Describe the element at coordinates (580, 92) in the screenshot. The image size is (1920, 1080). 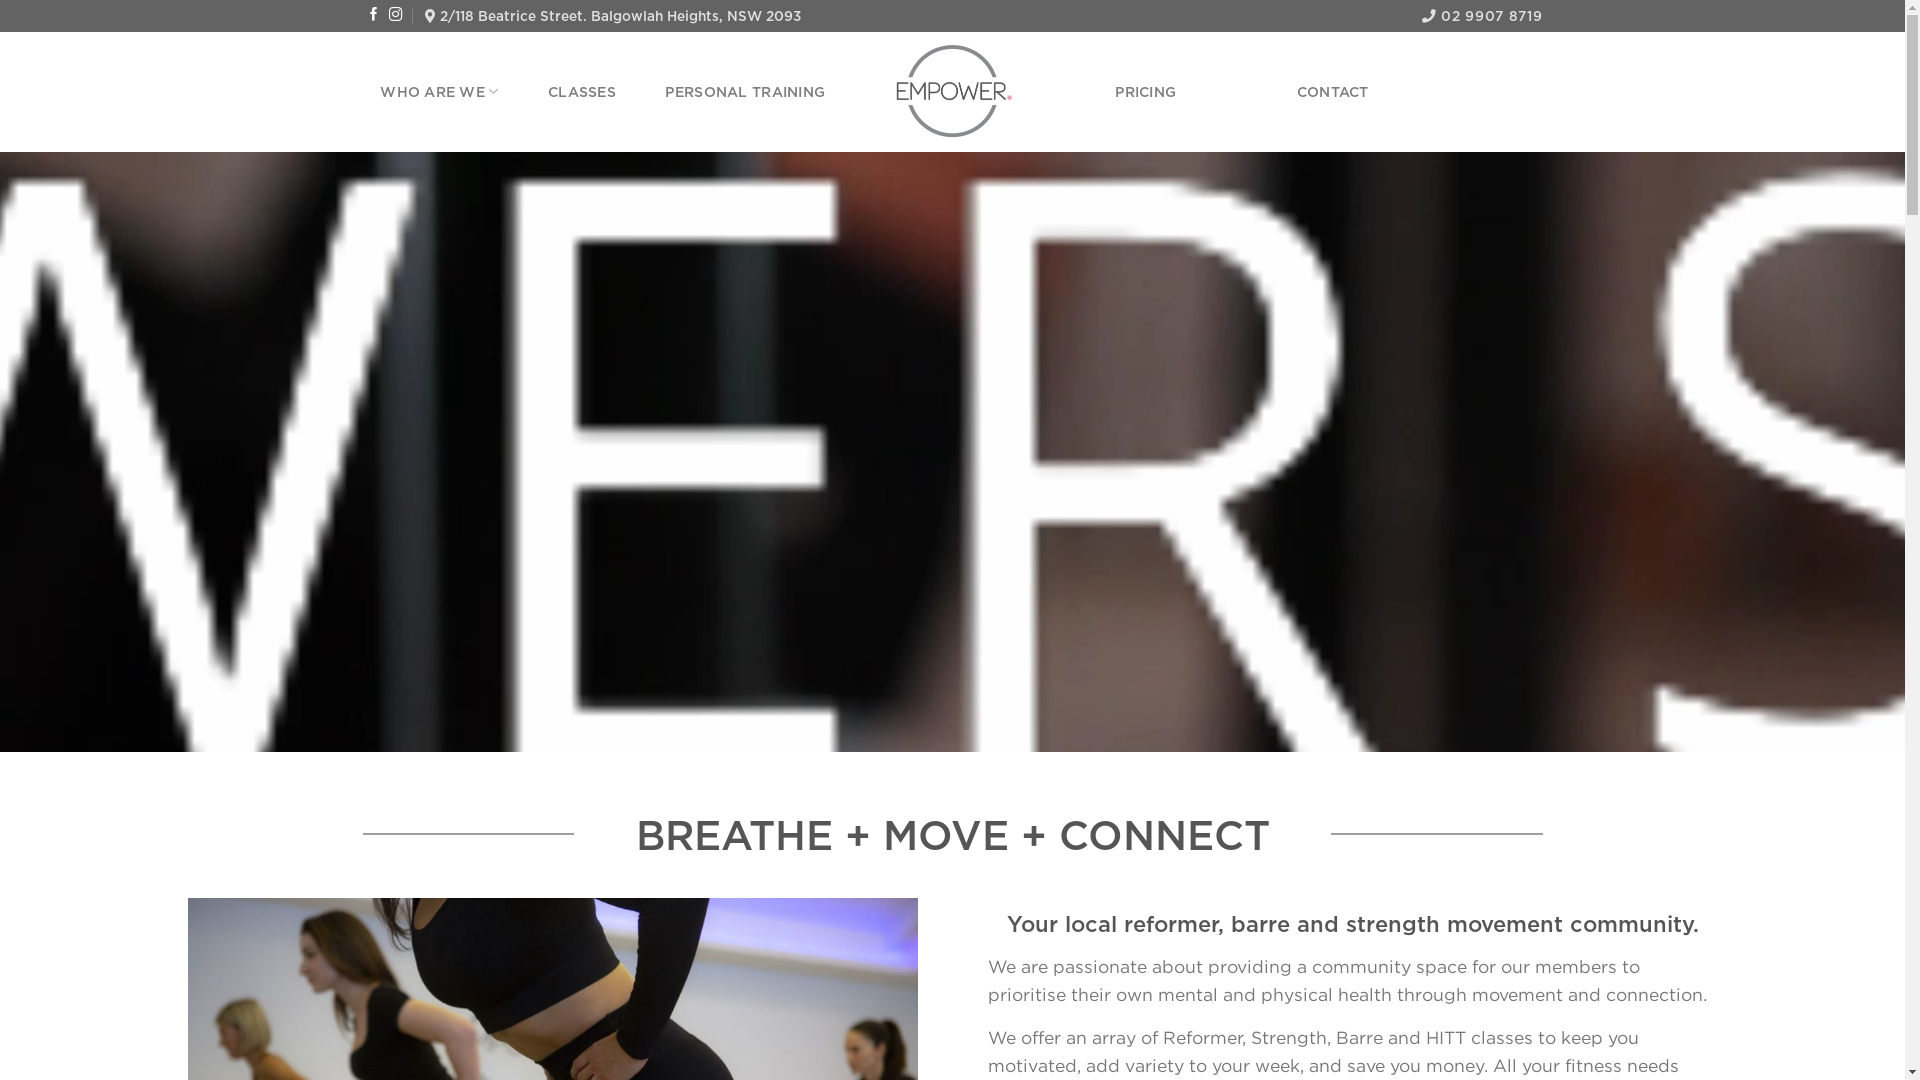
I see `'CLASSES'` at that location.